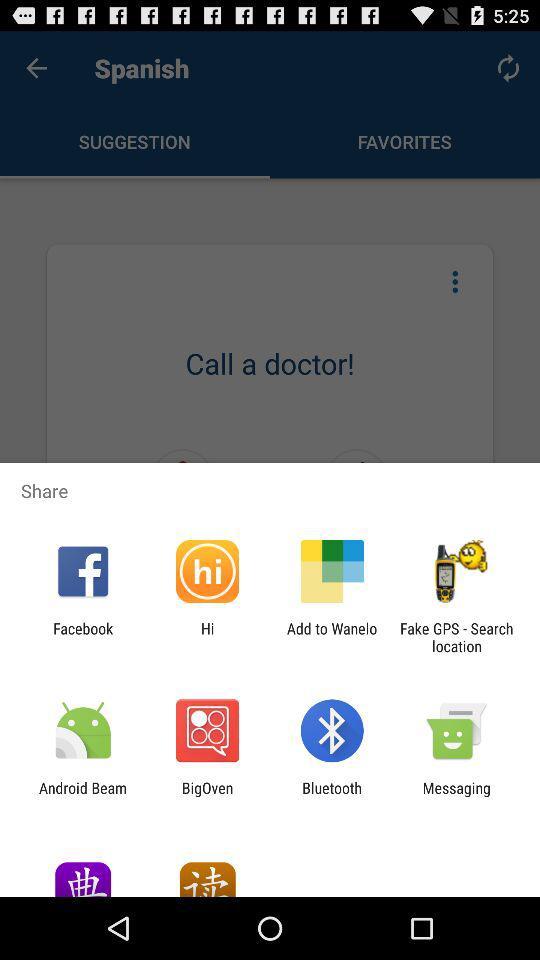 Image resolution: width=540 pixels, height=960 pixels. Describe the element at coordinates (206, 636) in the screenshot. I see `the item next to add to wanelo` at that location.